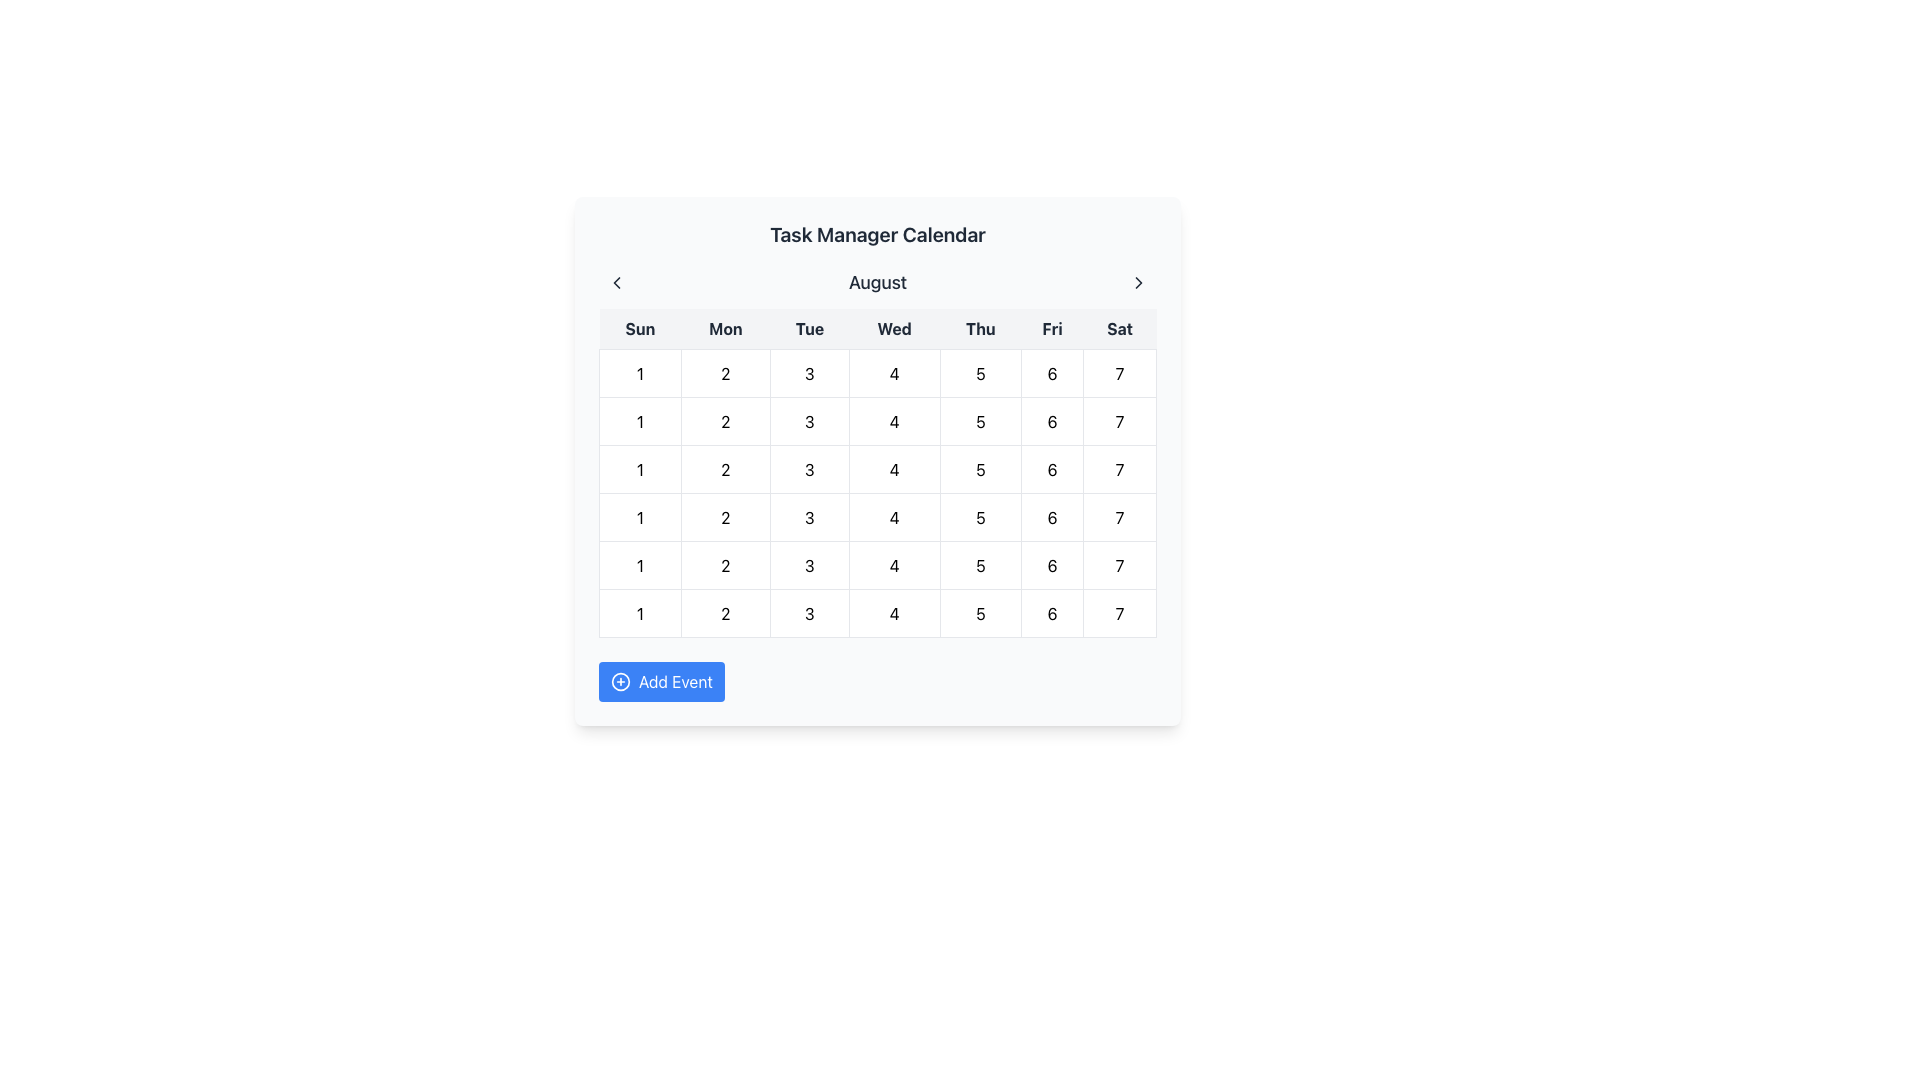 The width and height of the screenshot is (1920, 1080). Describe the element at coordinates (1051, 373) in the screenshot. I see `the calendar date cell representing the day 6 (Friday)` at that location.